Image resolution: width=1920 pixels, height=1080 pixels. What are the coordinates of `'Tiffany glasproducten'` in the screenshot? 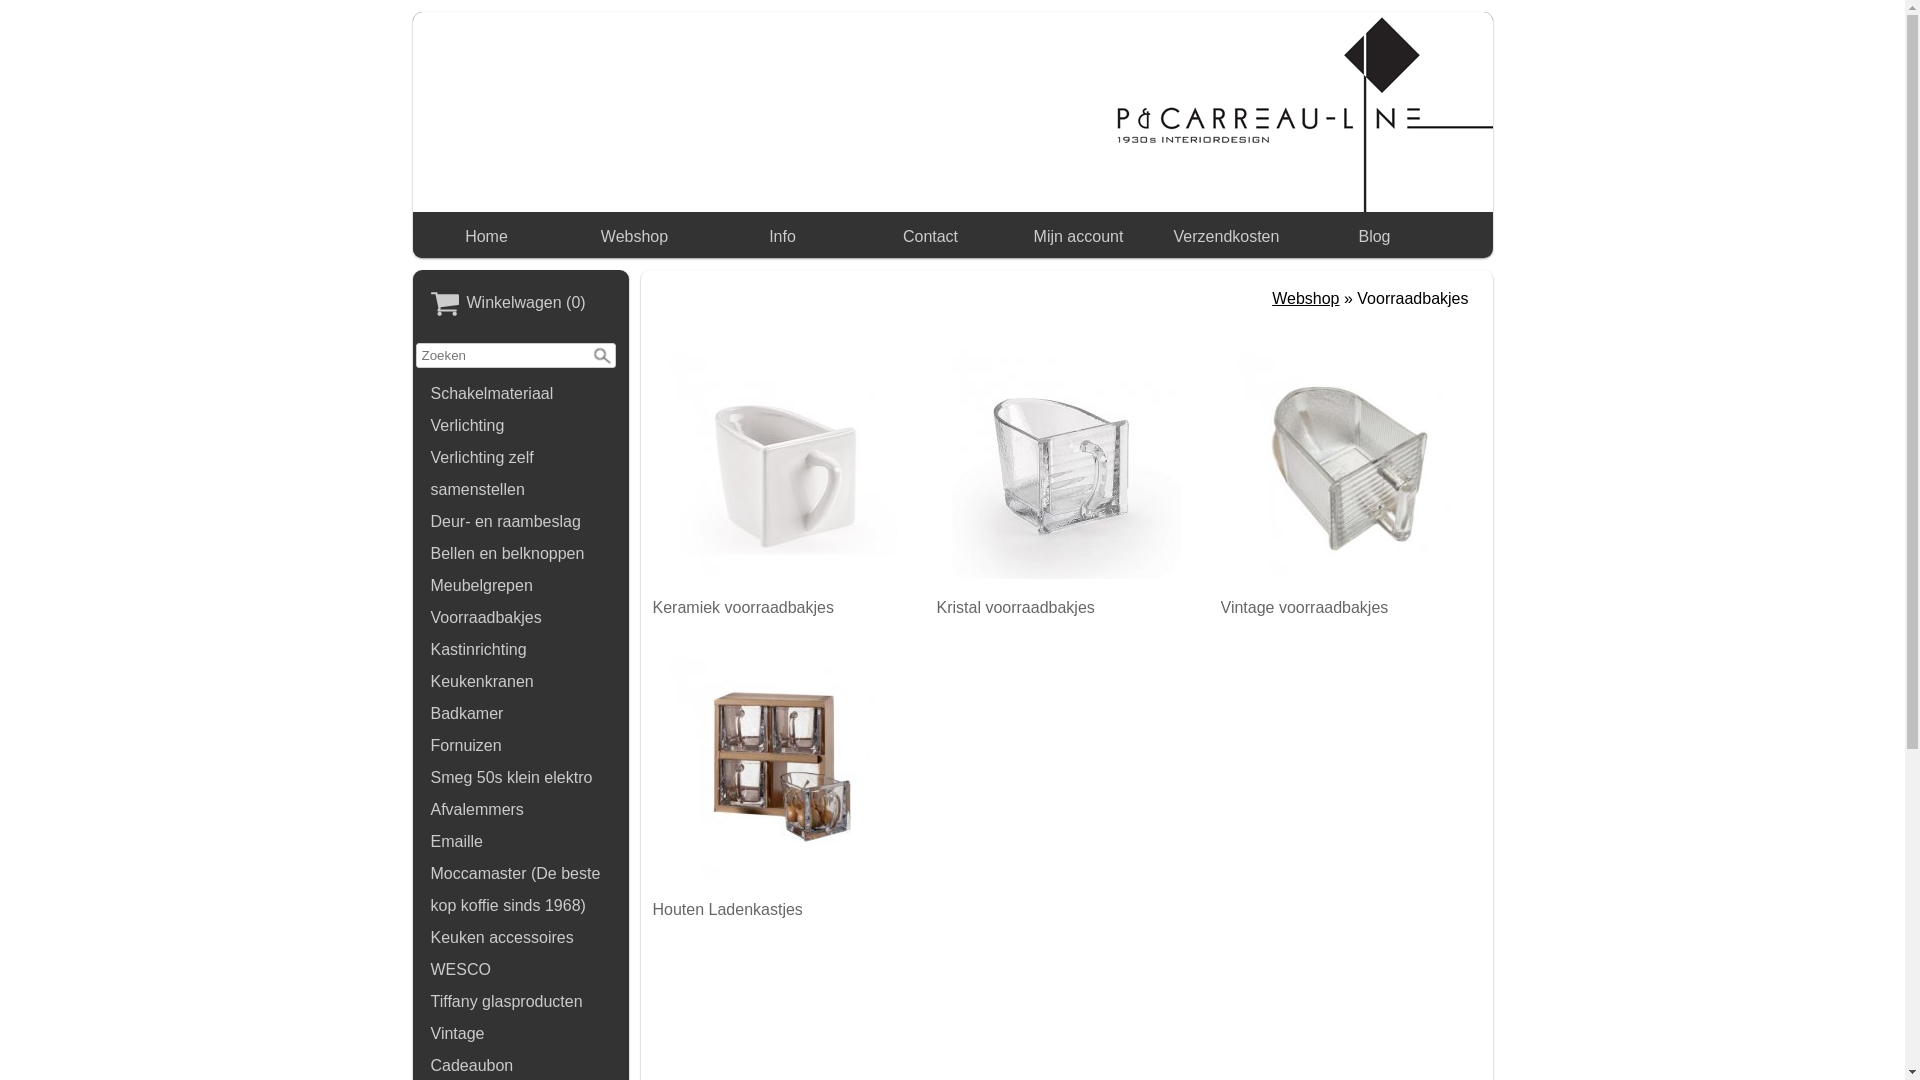 It's located at (521, 1002).